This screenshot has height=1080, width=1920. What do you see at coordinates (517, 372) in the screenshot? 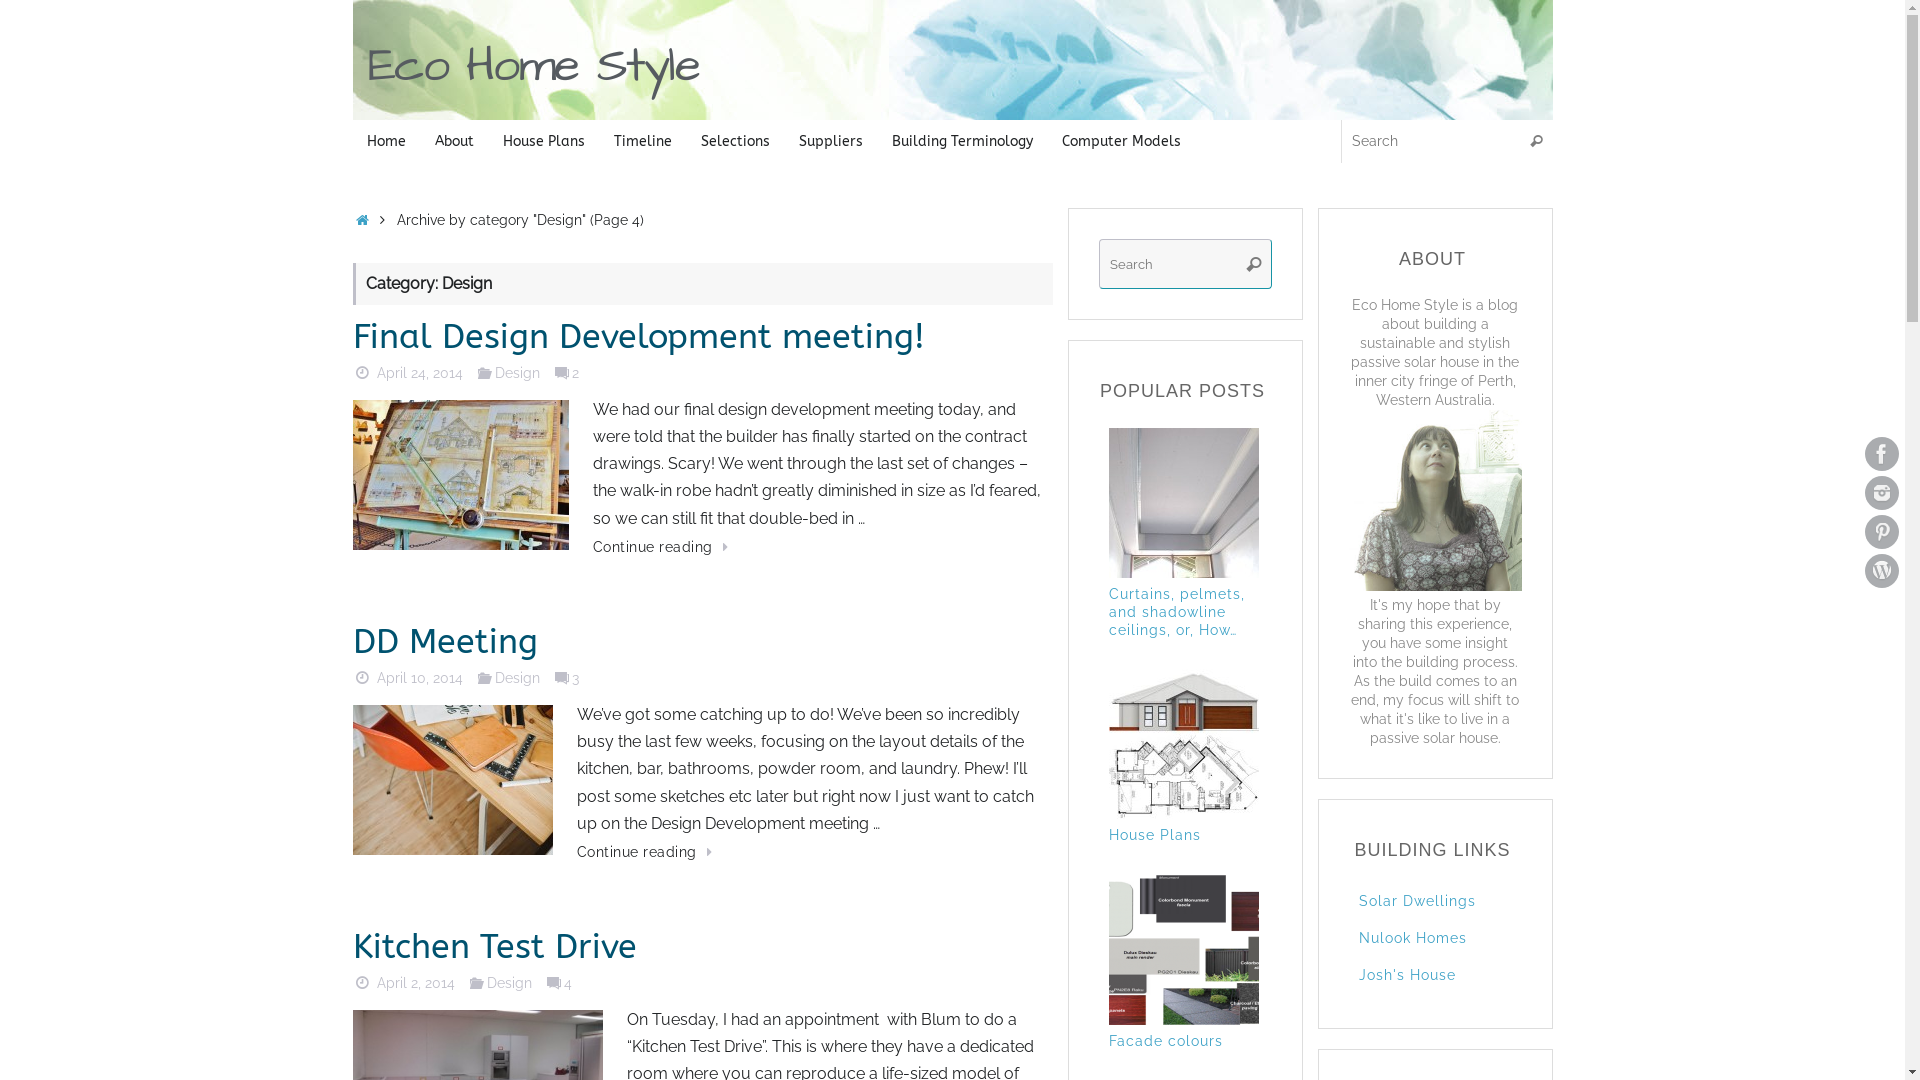
I see `'Design'` at bounding box center [517, 372].